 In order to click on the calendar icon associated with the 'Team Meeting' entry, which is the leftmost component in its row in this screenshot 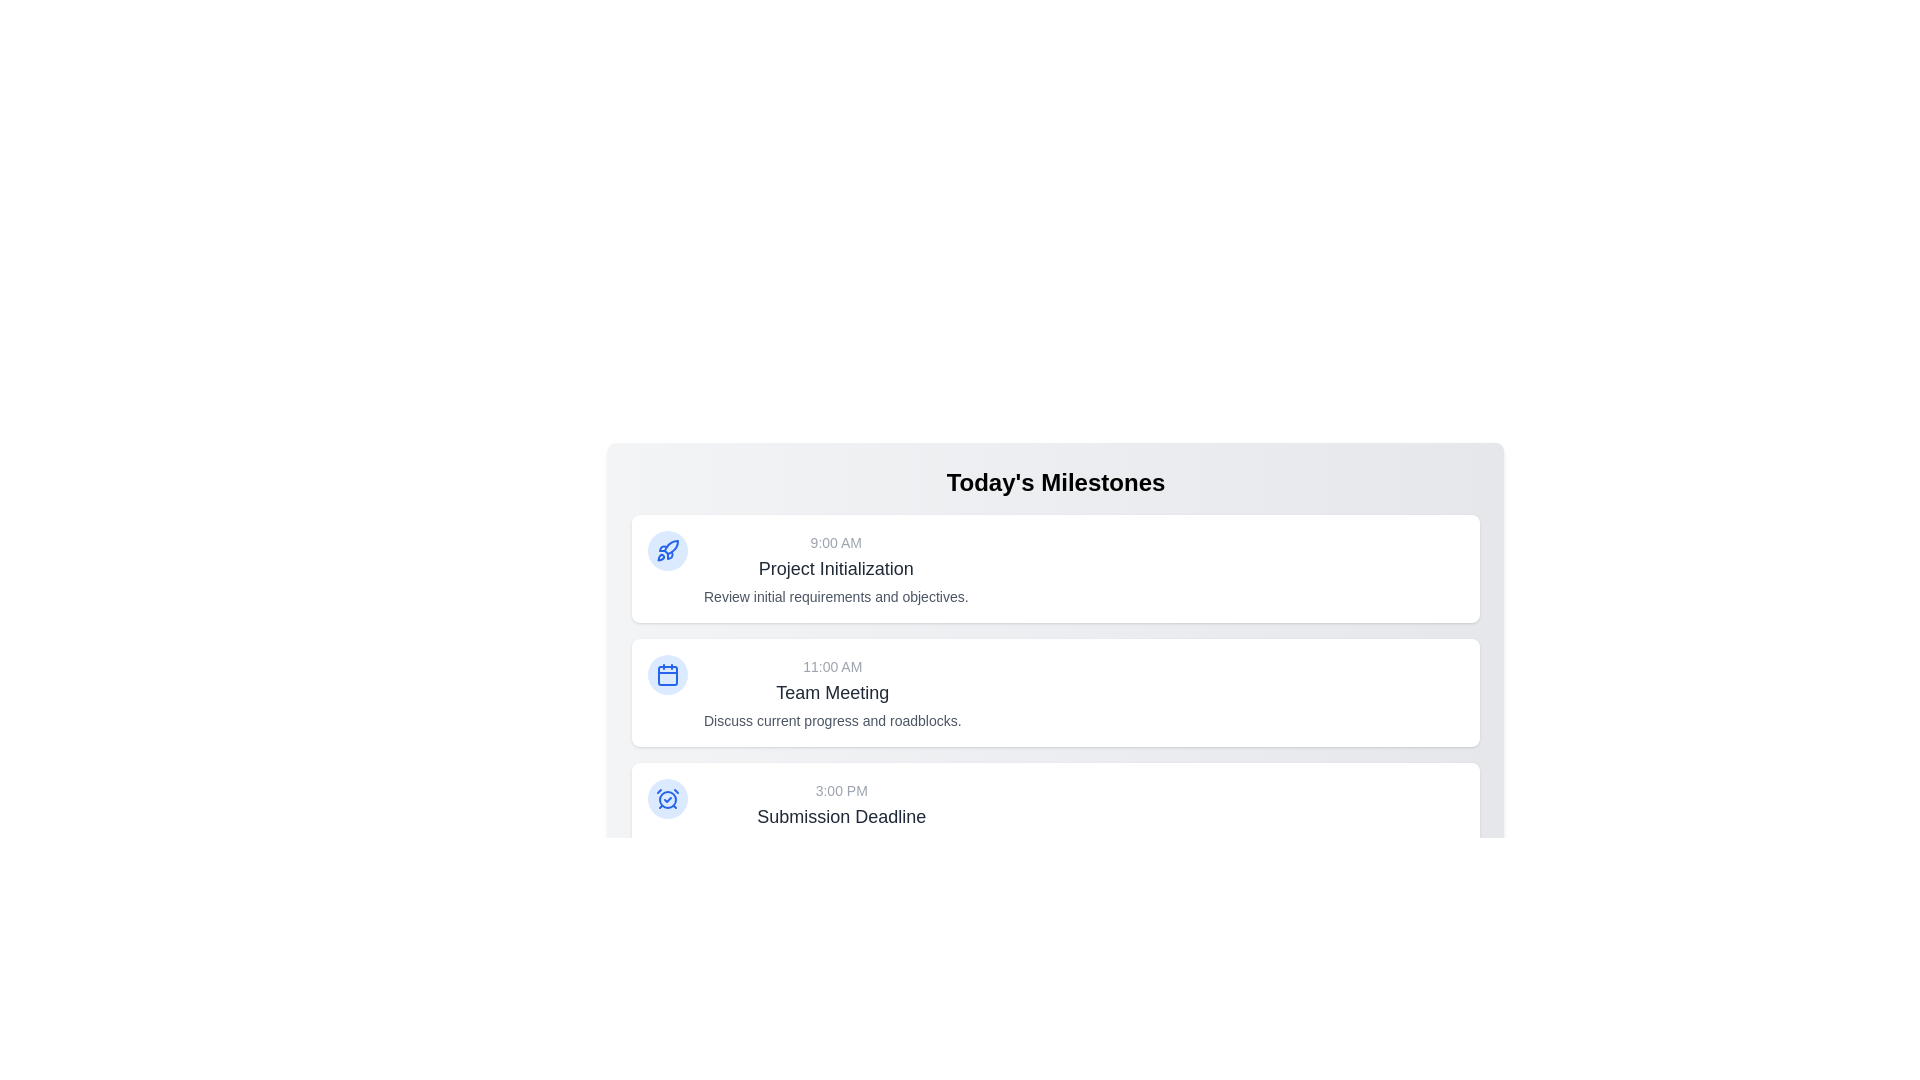, I will do `click(667, 675)`.